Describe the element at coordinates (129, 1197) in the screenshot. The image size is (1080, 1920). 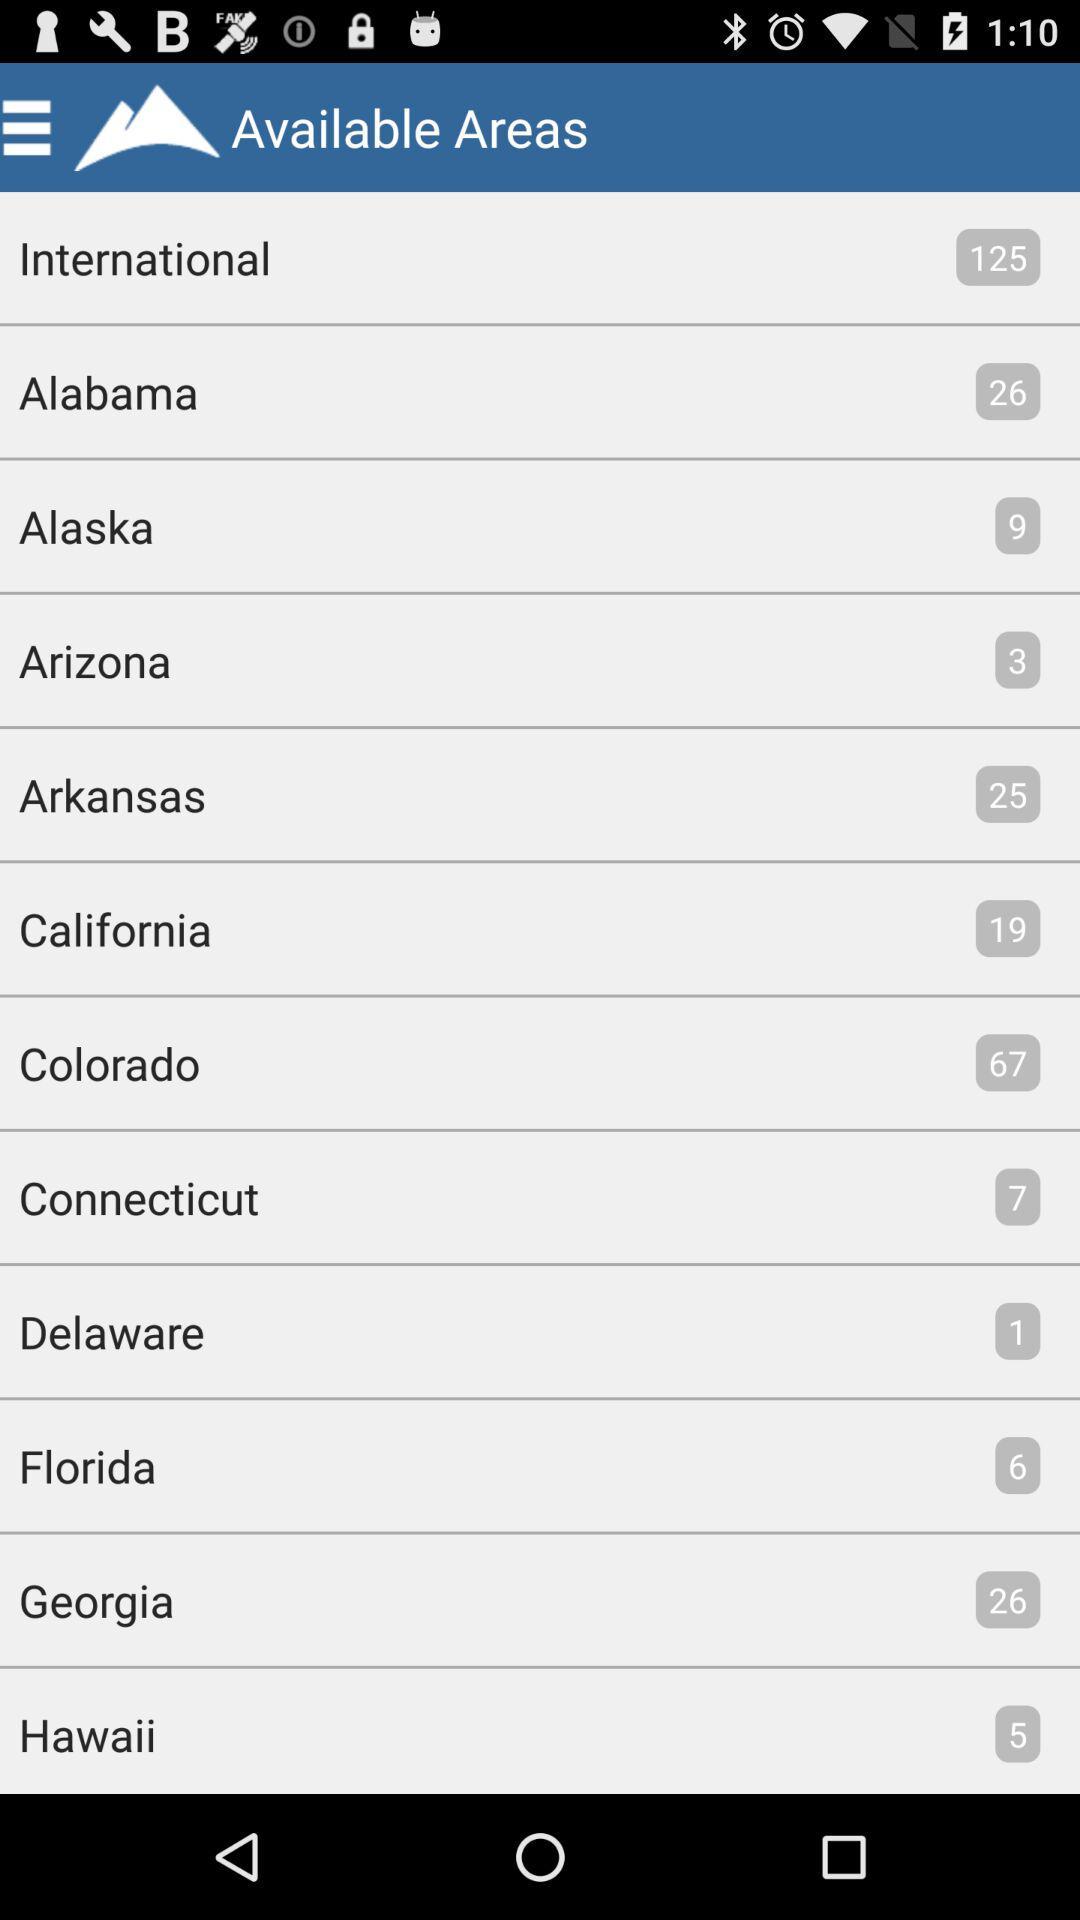
I see `the app to the left of 7 item` at that location.